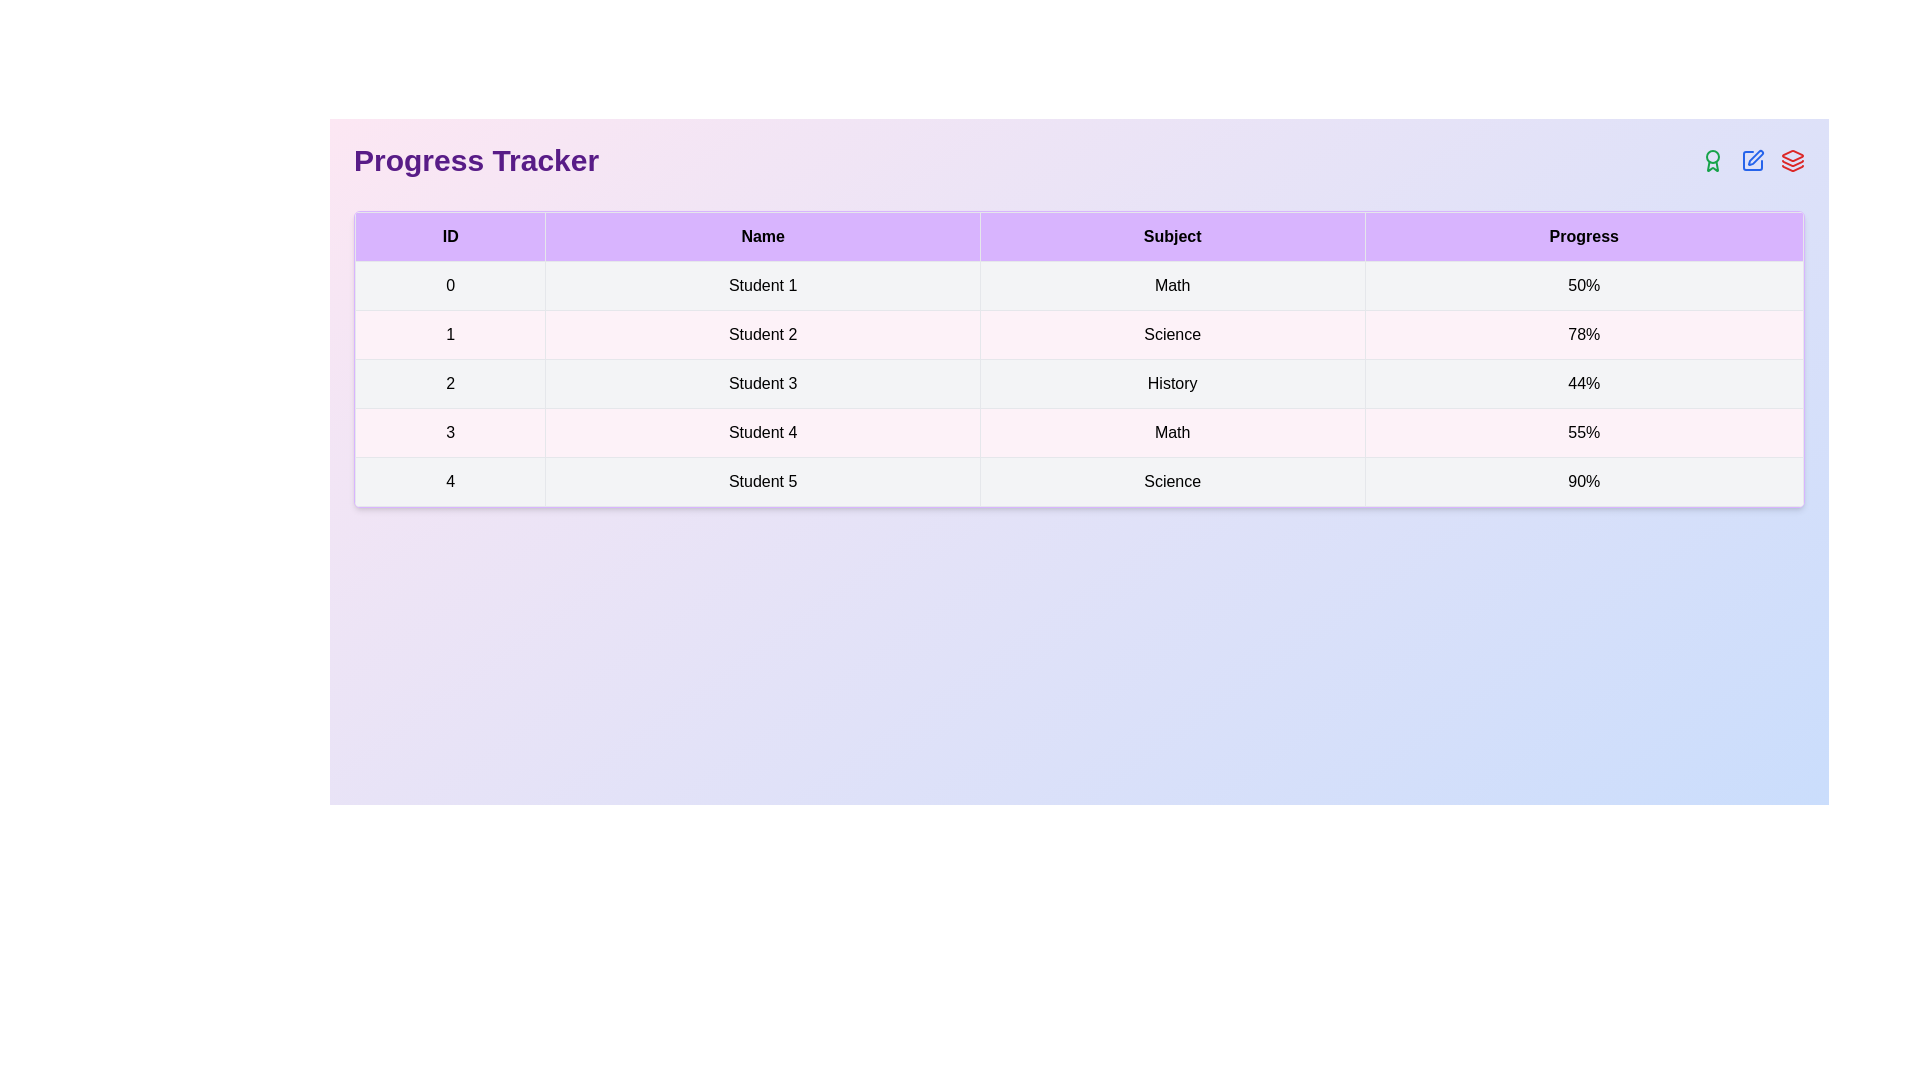 The height and width of the screenshot is (1080, 1920). Describe the element at coordinates (1078, 334) in the screenshot. I see `the row corresponding to the student with ID 1` at that location.